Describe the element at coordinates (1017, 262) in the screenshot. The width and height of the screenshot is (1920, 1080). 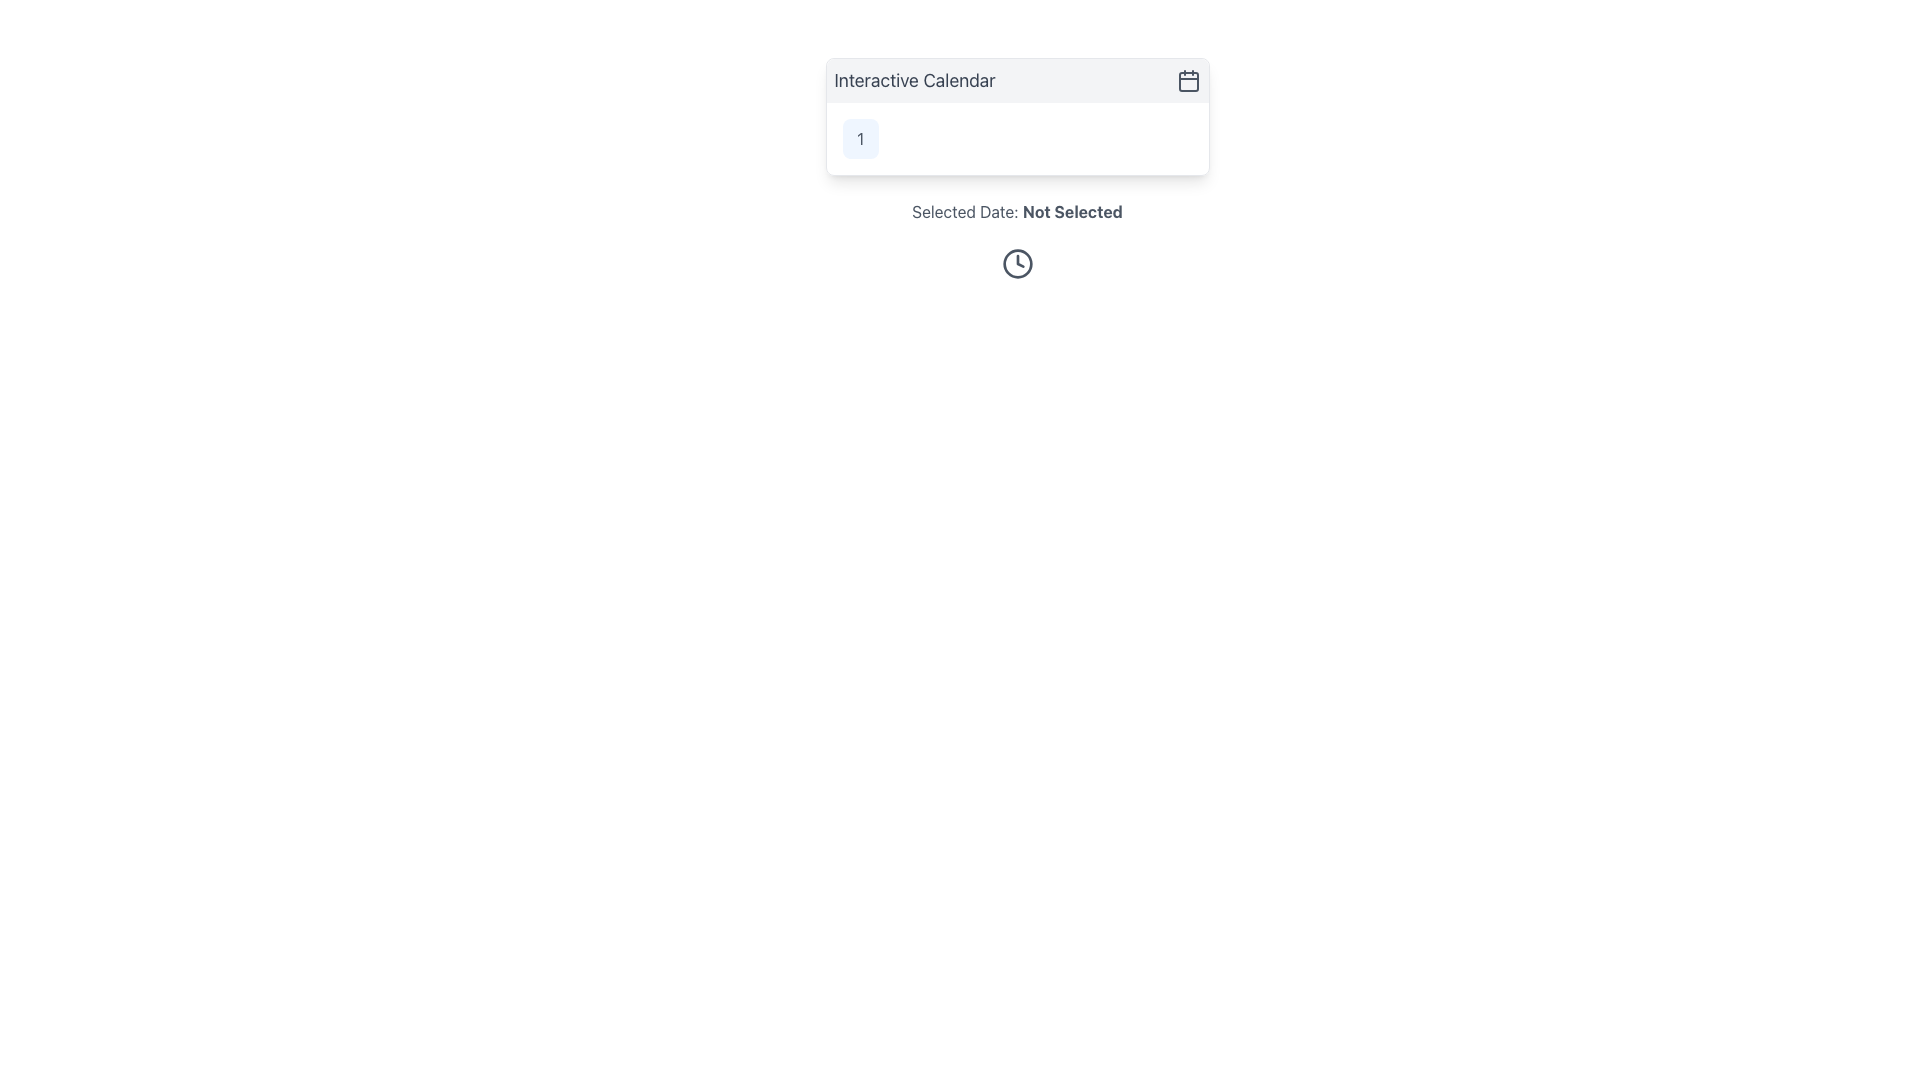
I see `the circular element within the clock icon in the SVG` at that location.